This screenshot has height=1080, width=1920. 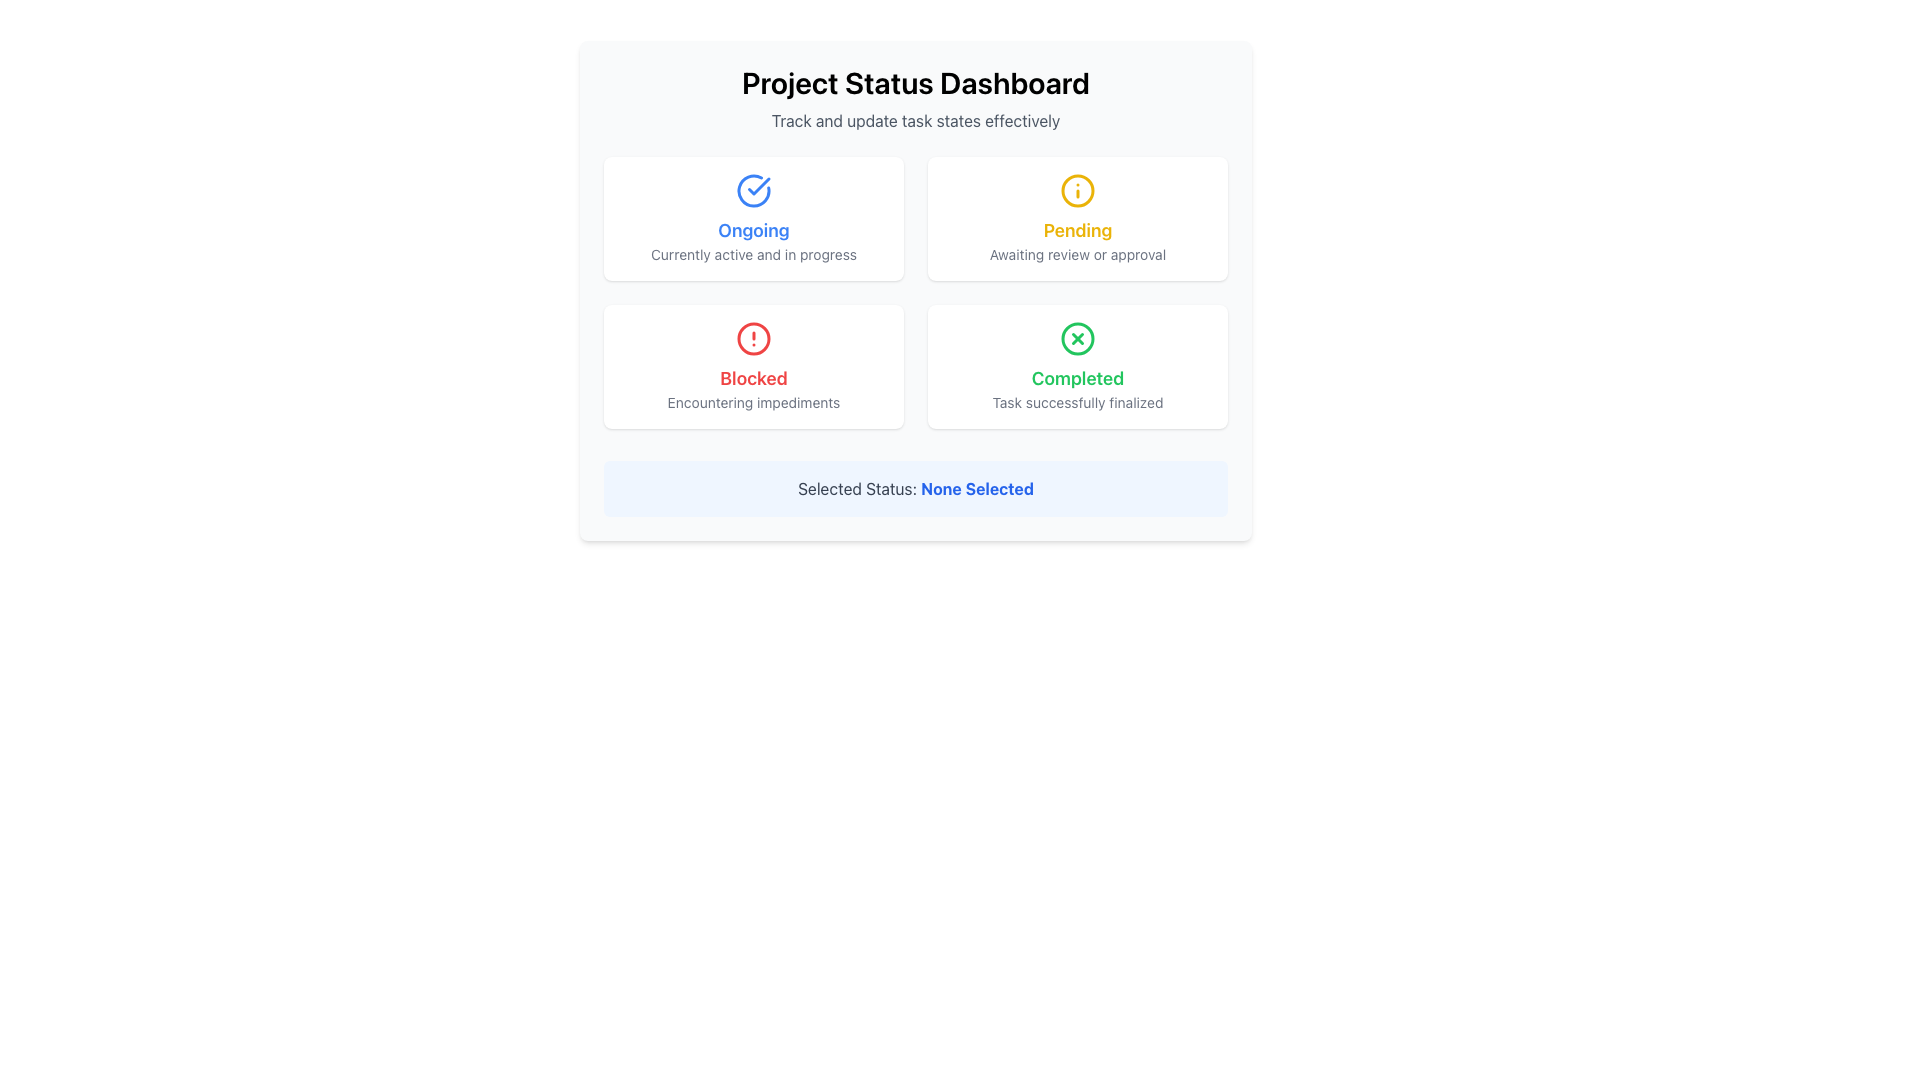 I want to click on the static text label displaying 'Pending' in bold yellow font, located in the upper right card of the dashboard interface, so click(x=1077, y=230).